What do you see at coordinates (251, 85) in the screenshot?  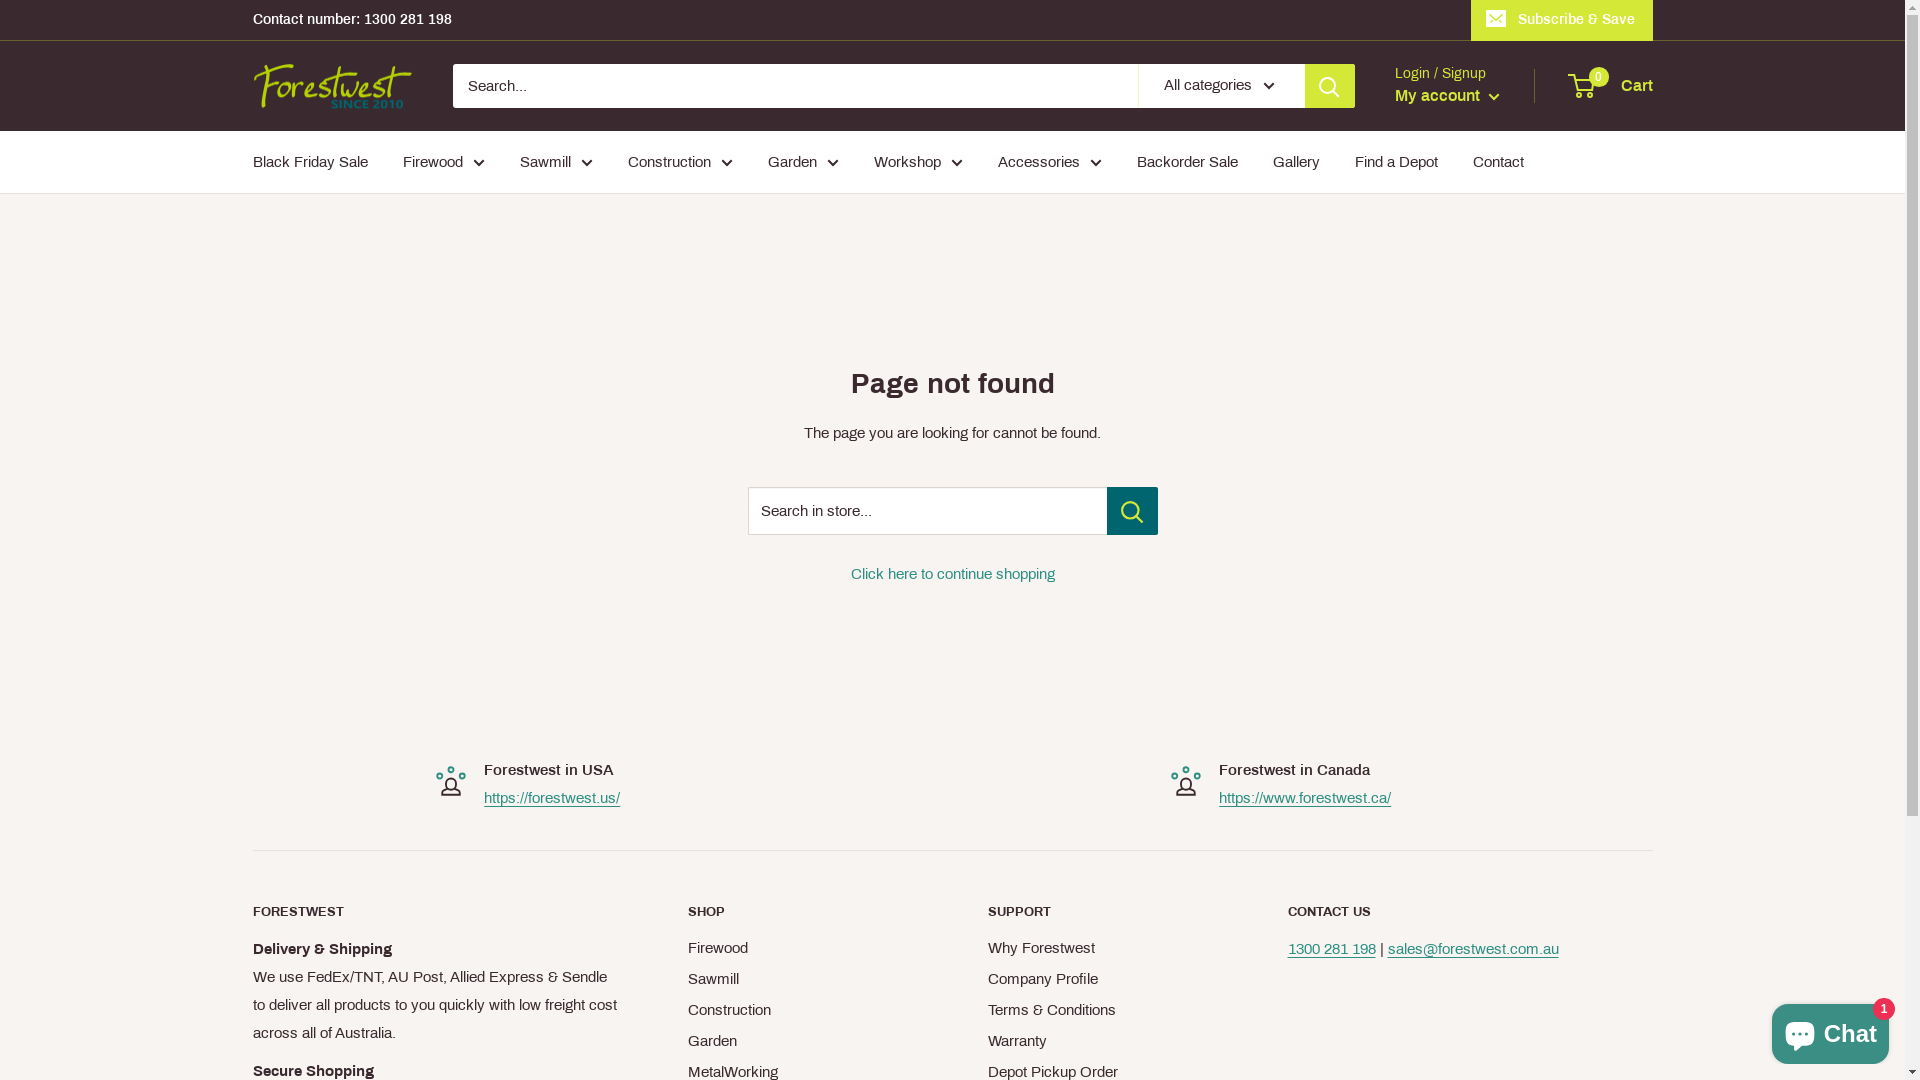 I see `'Forestwest AU'` at bounding box center [251, 85].